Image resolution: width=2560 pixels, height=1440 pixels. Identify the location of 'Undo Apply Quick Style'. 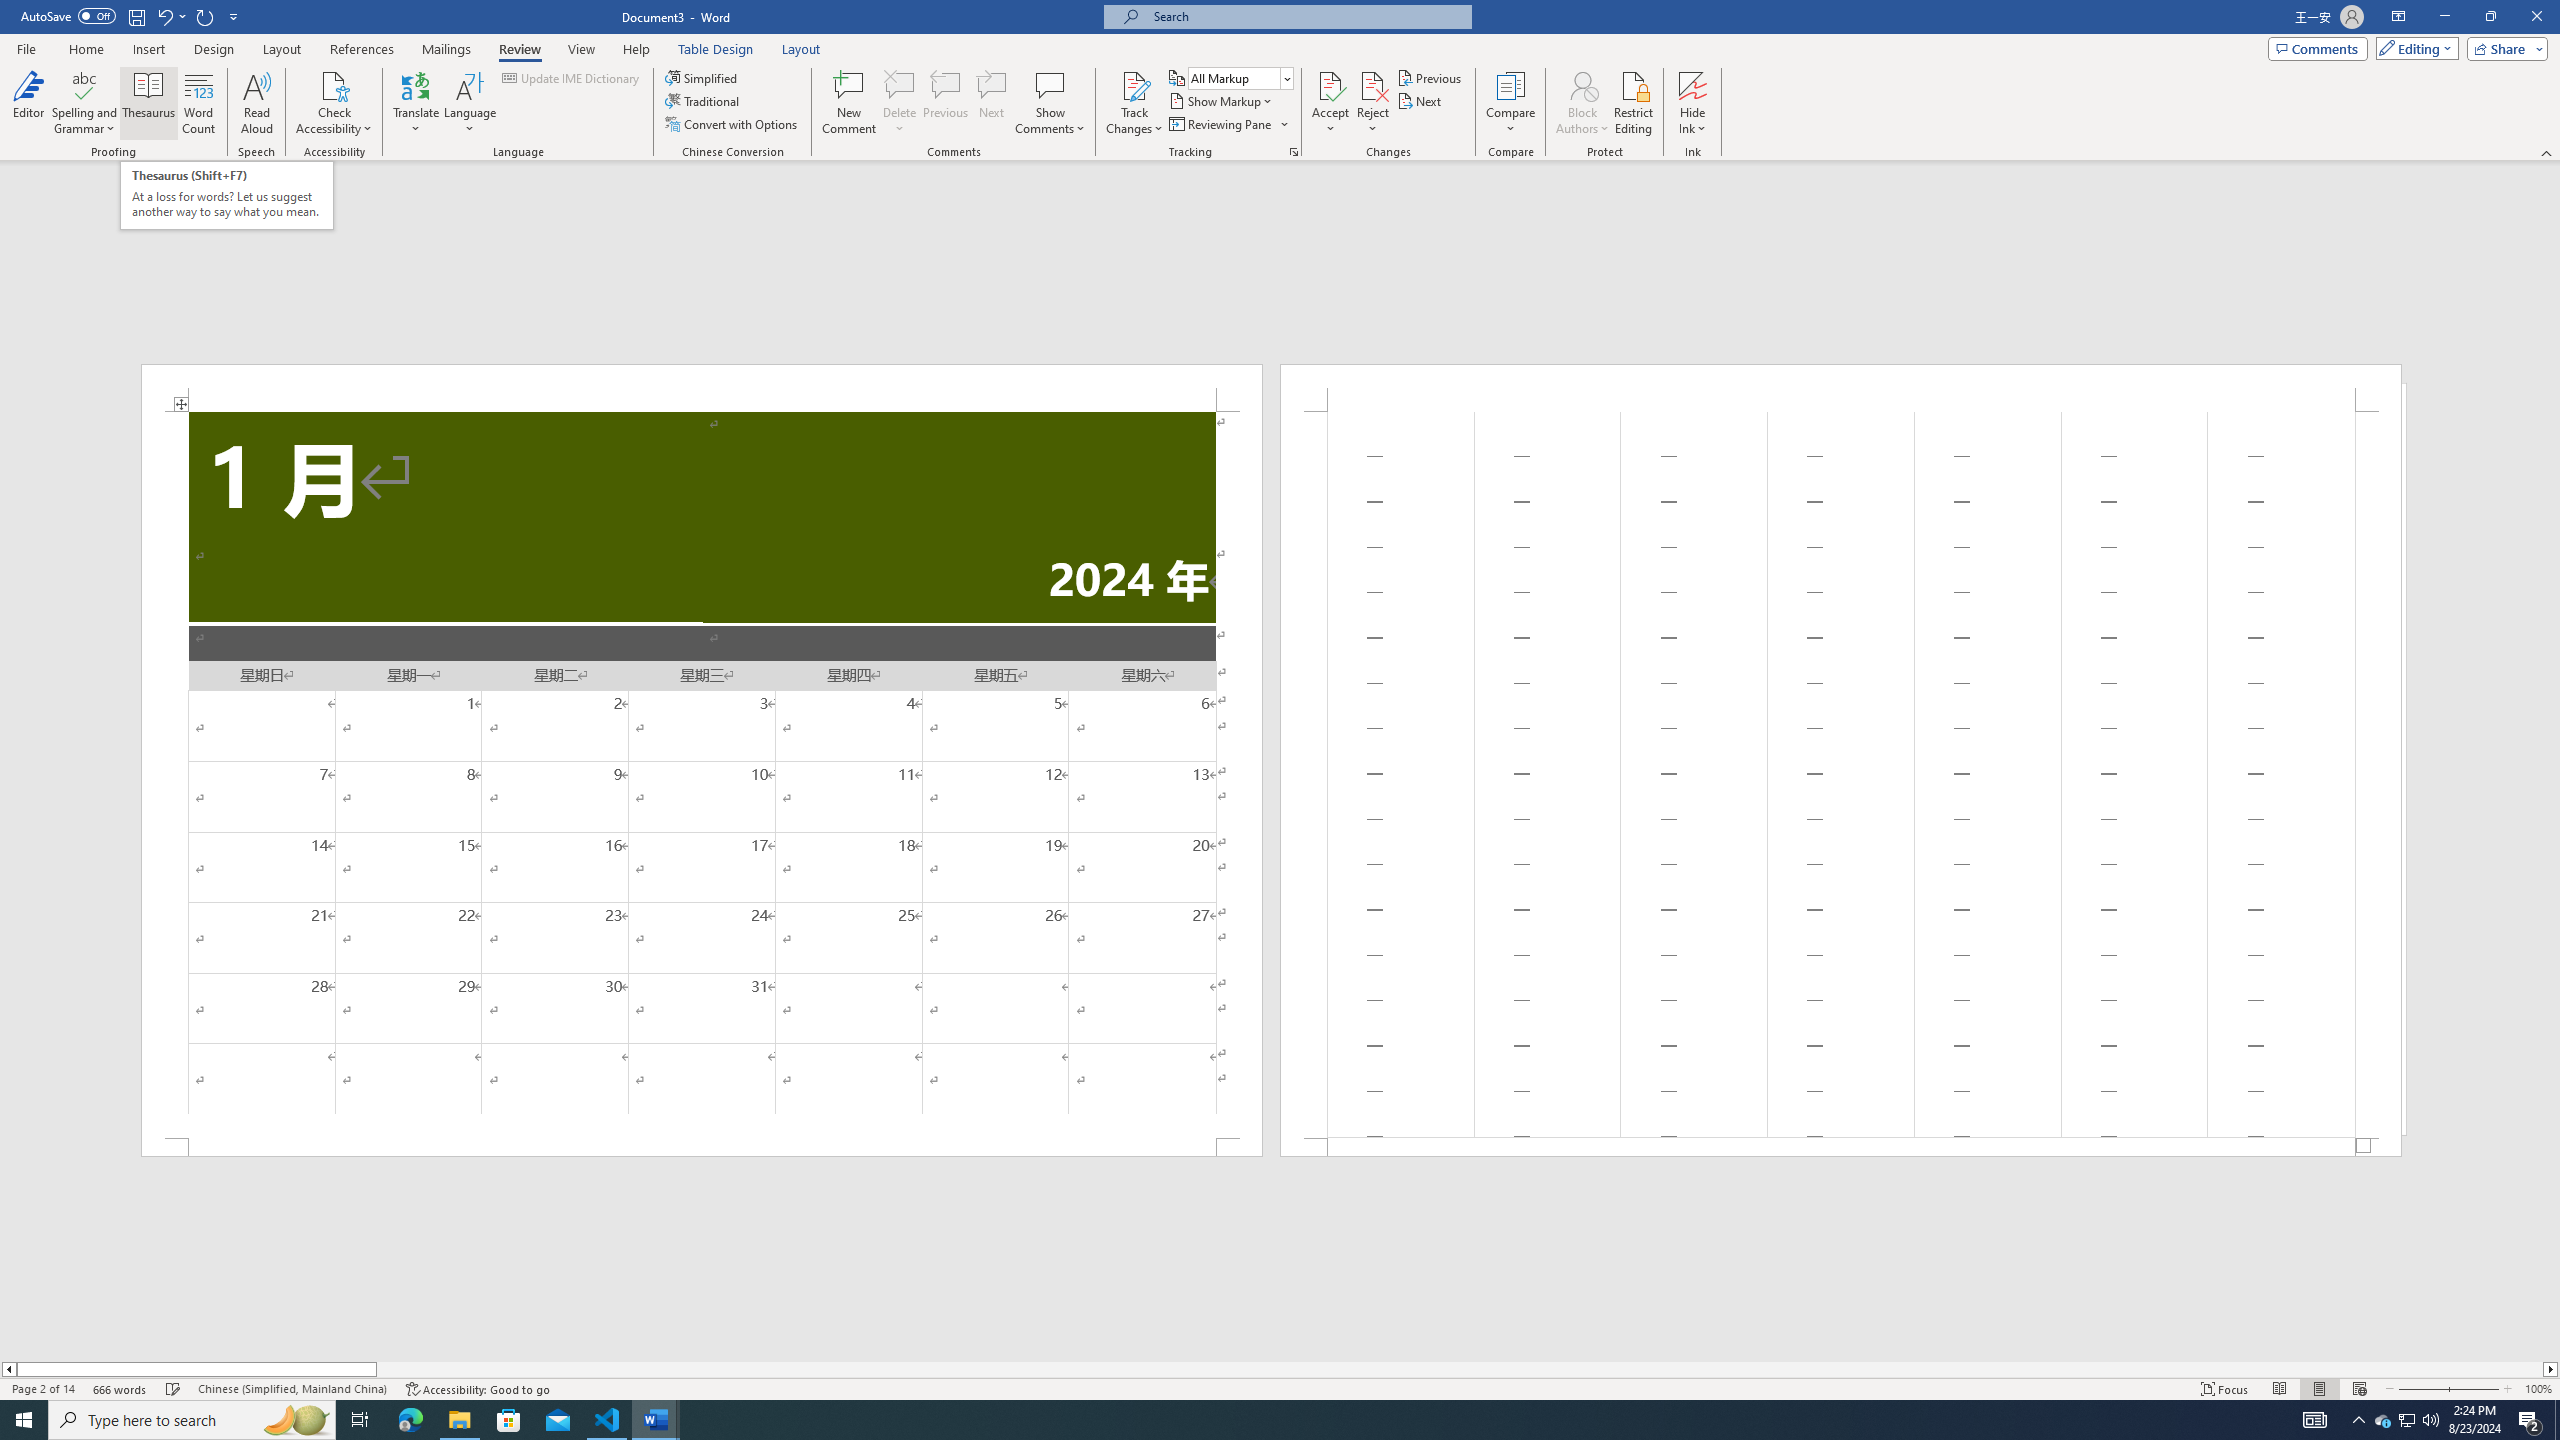
(163, 15).